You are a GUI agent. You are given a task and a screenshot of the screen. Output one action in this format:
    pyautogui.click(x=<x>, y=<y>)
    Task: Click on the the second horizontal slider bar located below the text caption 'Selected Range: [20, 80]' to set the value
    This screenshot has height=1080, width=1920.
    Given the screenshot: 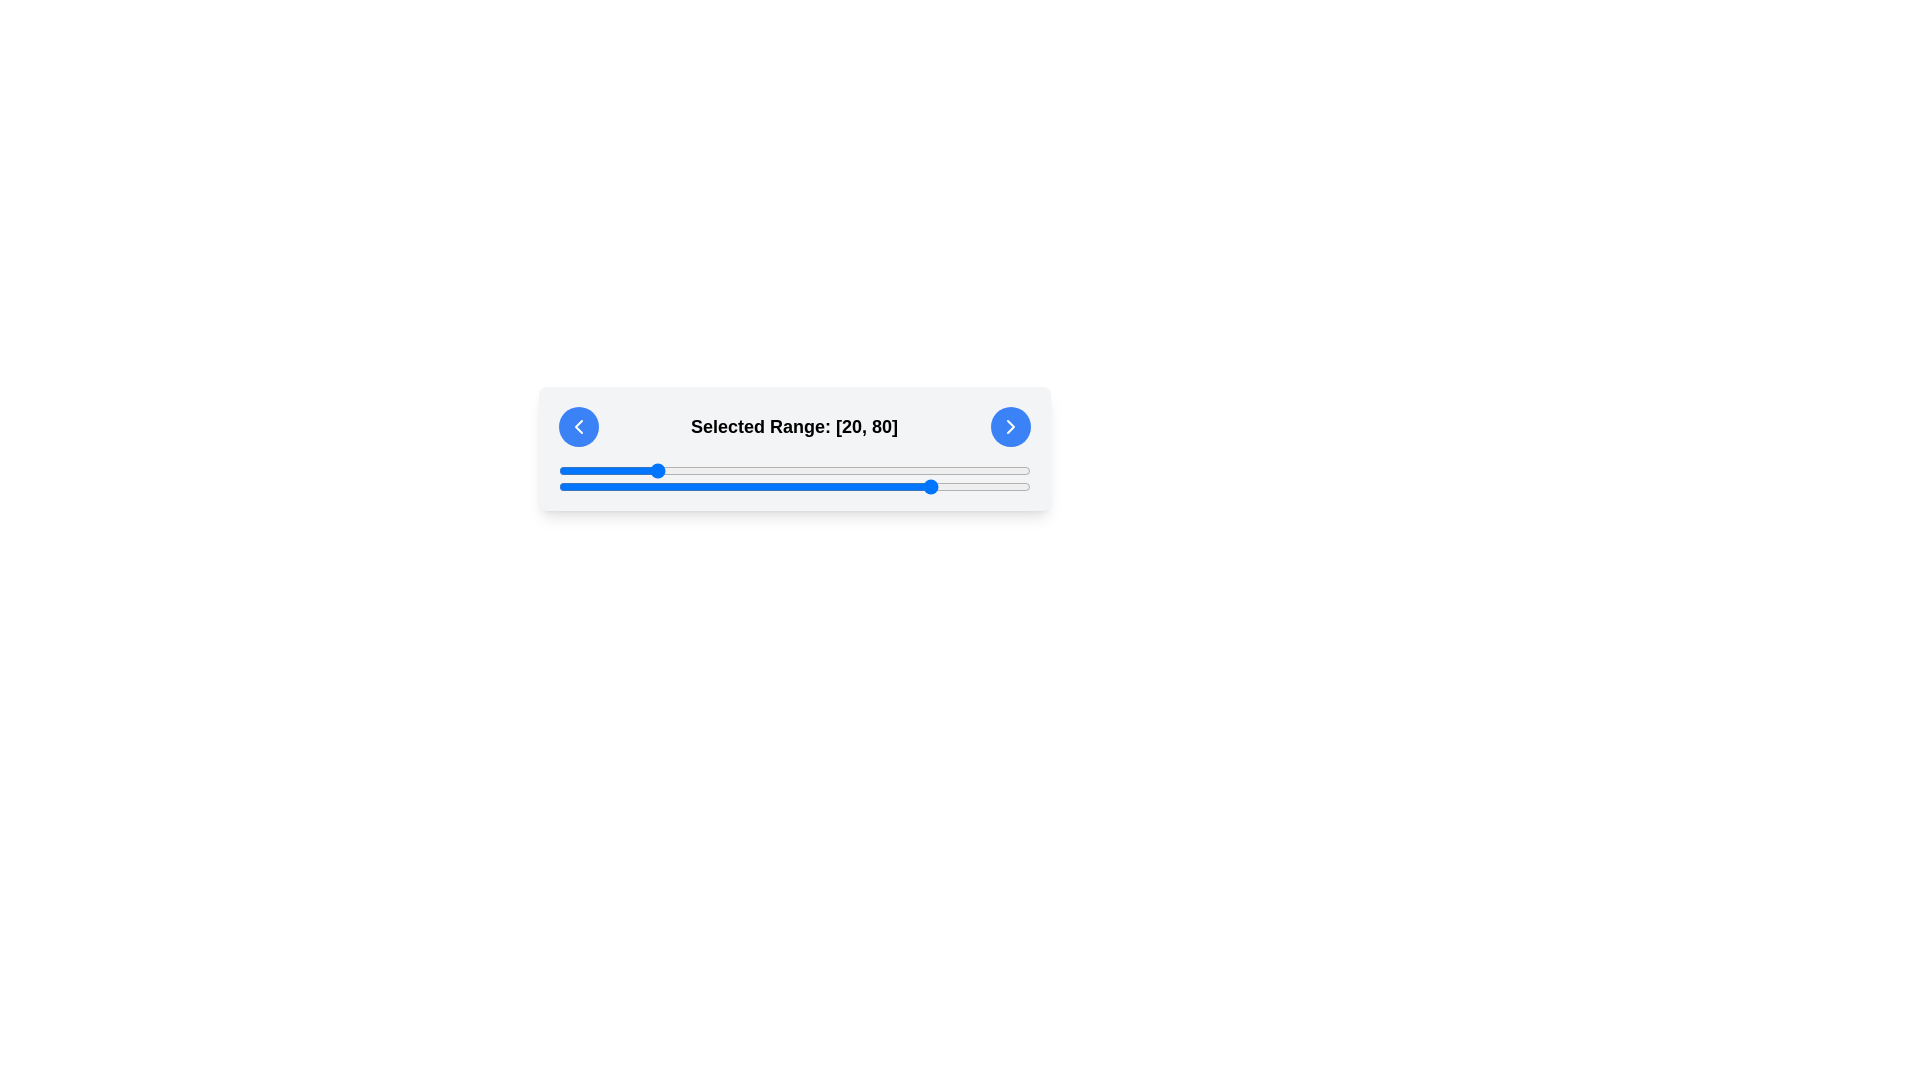 What is the action you would take?
    pyautogui.click(x=793, y=486)
    